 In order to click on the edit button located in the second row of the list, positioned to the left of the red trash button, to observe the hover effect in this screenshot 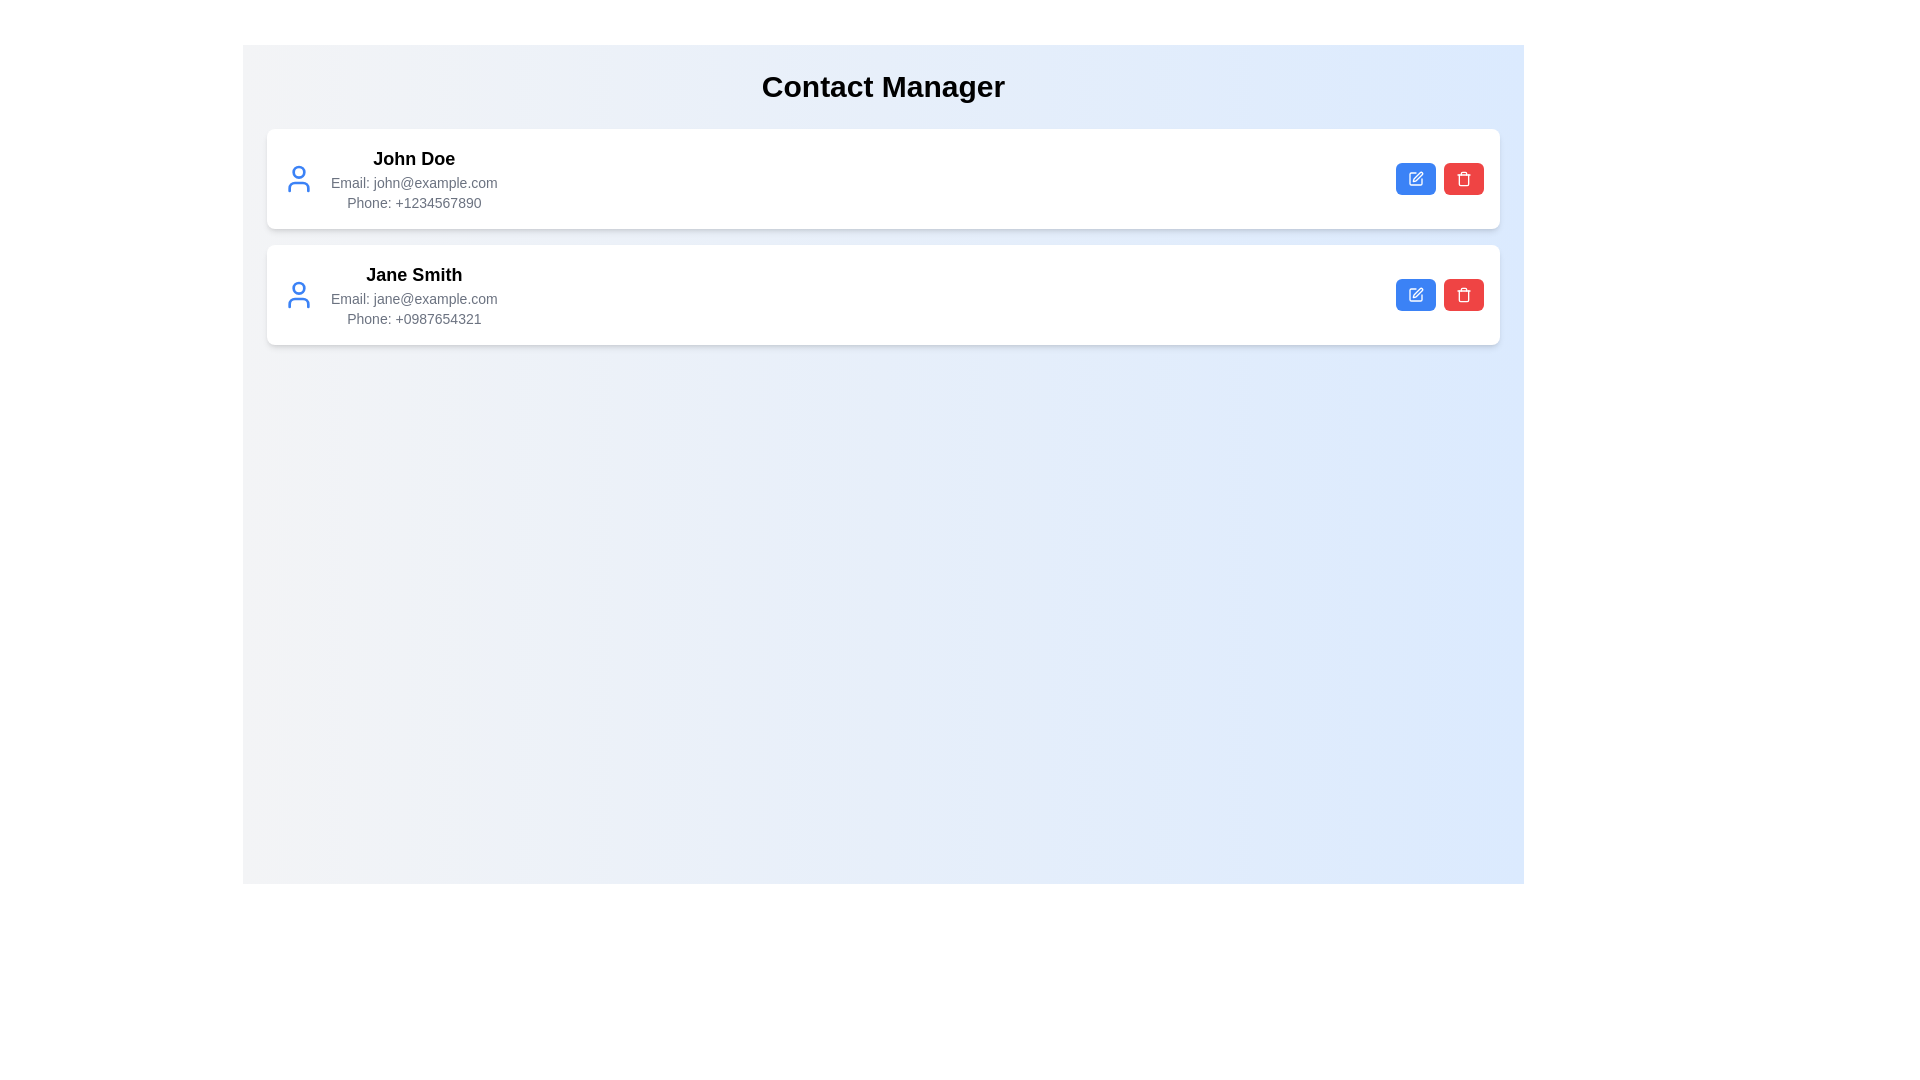, I will do `click(1415, 294)`.